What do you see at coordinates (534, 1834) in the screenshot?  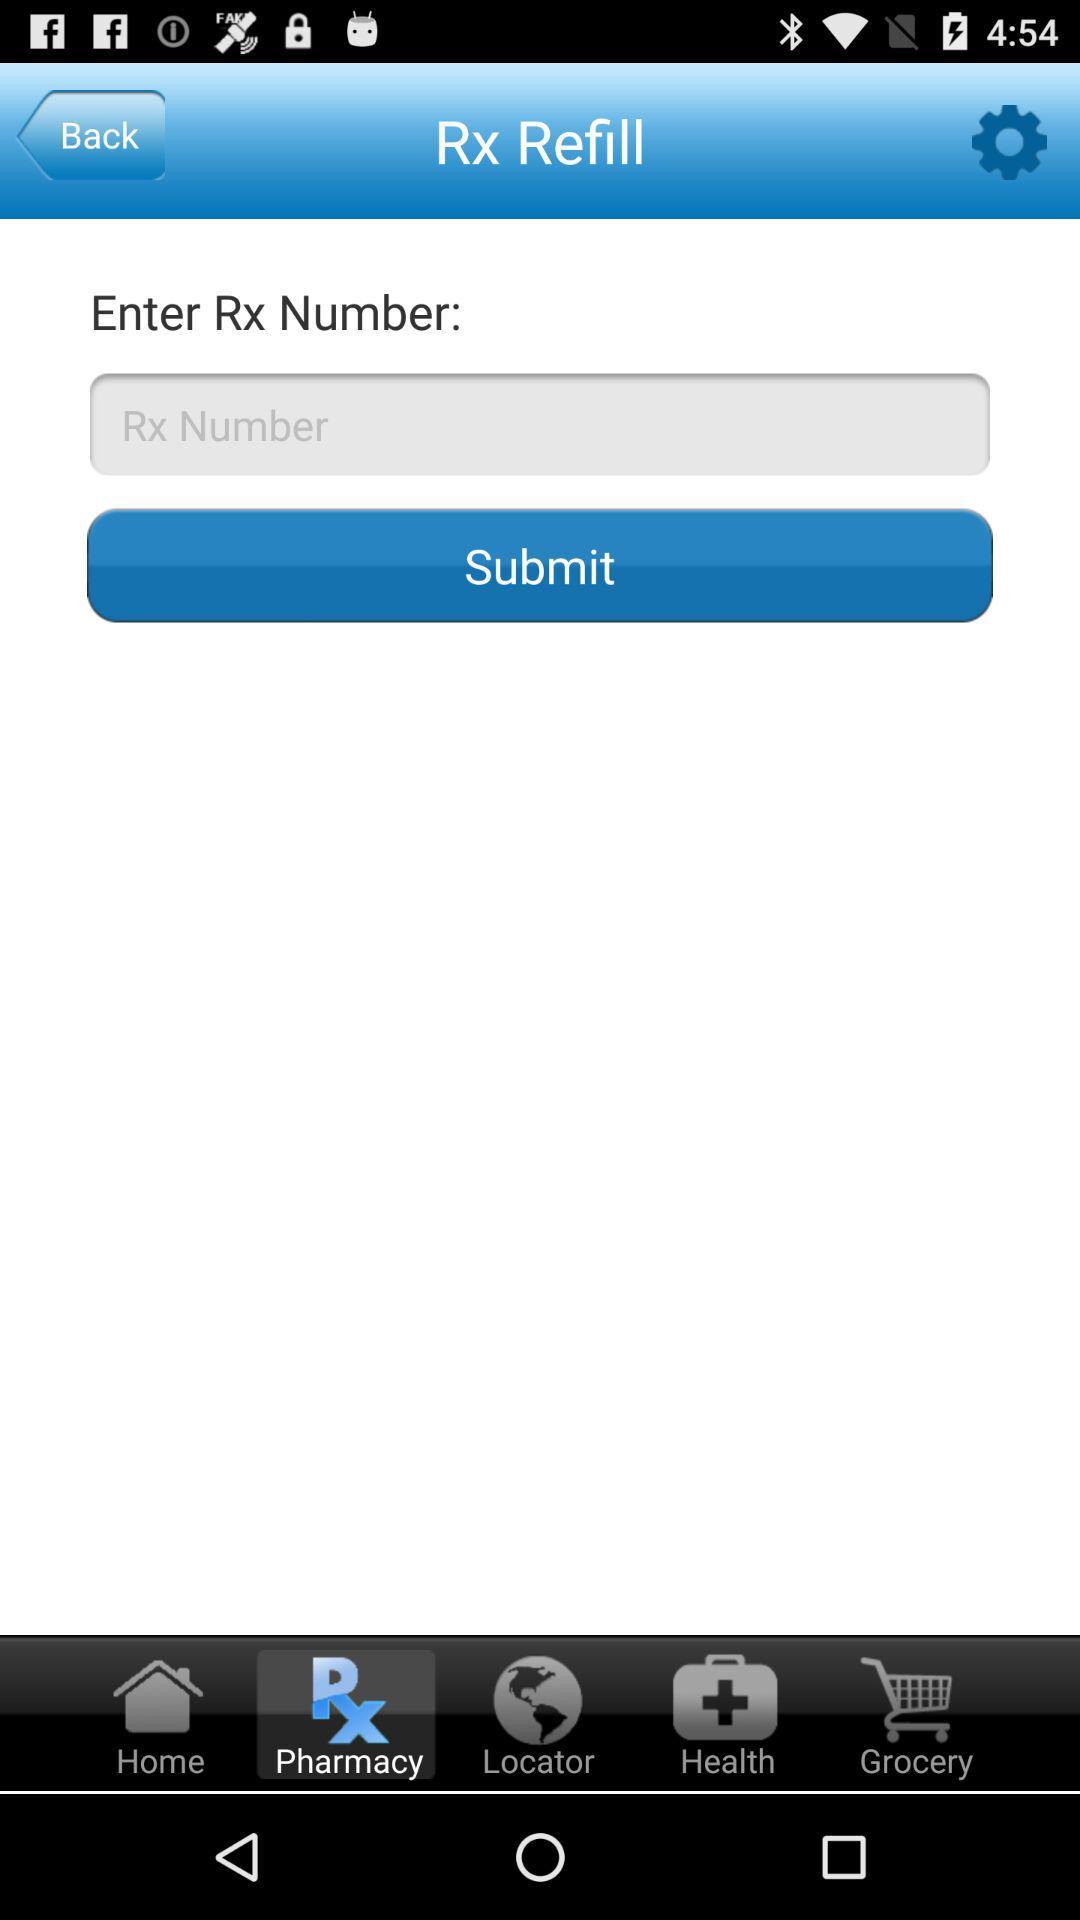 I see `the globe icon` at bounding box center [534, 1834].